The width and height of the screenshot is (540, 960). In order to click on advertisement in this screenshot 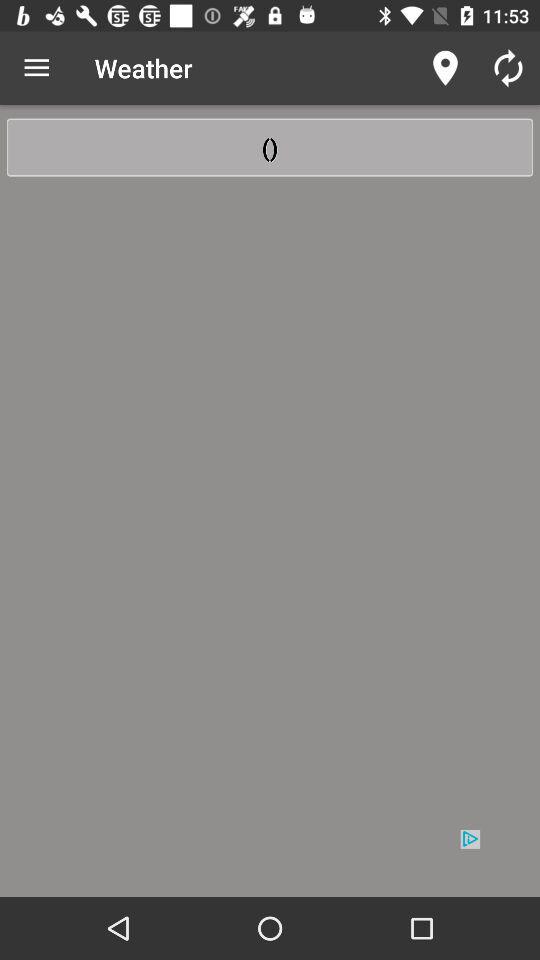, I will do `click(270, 861)`.